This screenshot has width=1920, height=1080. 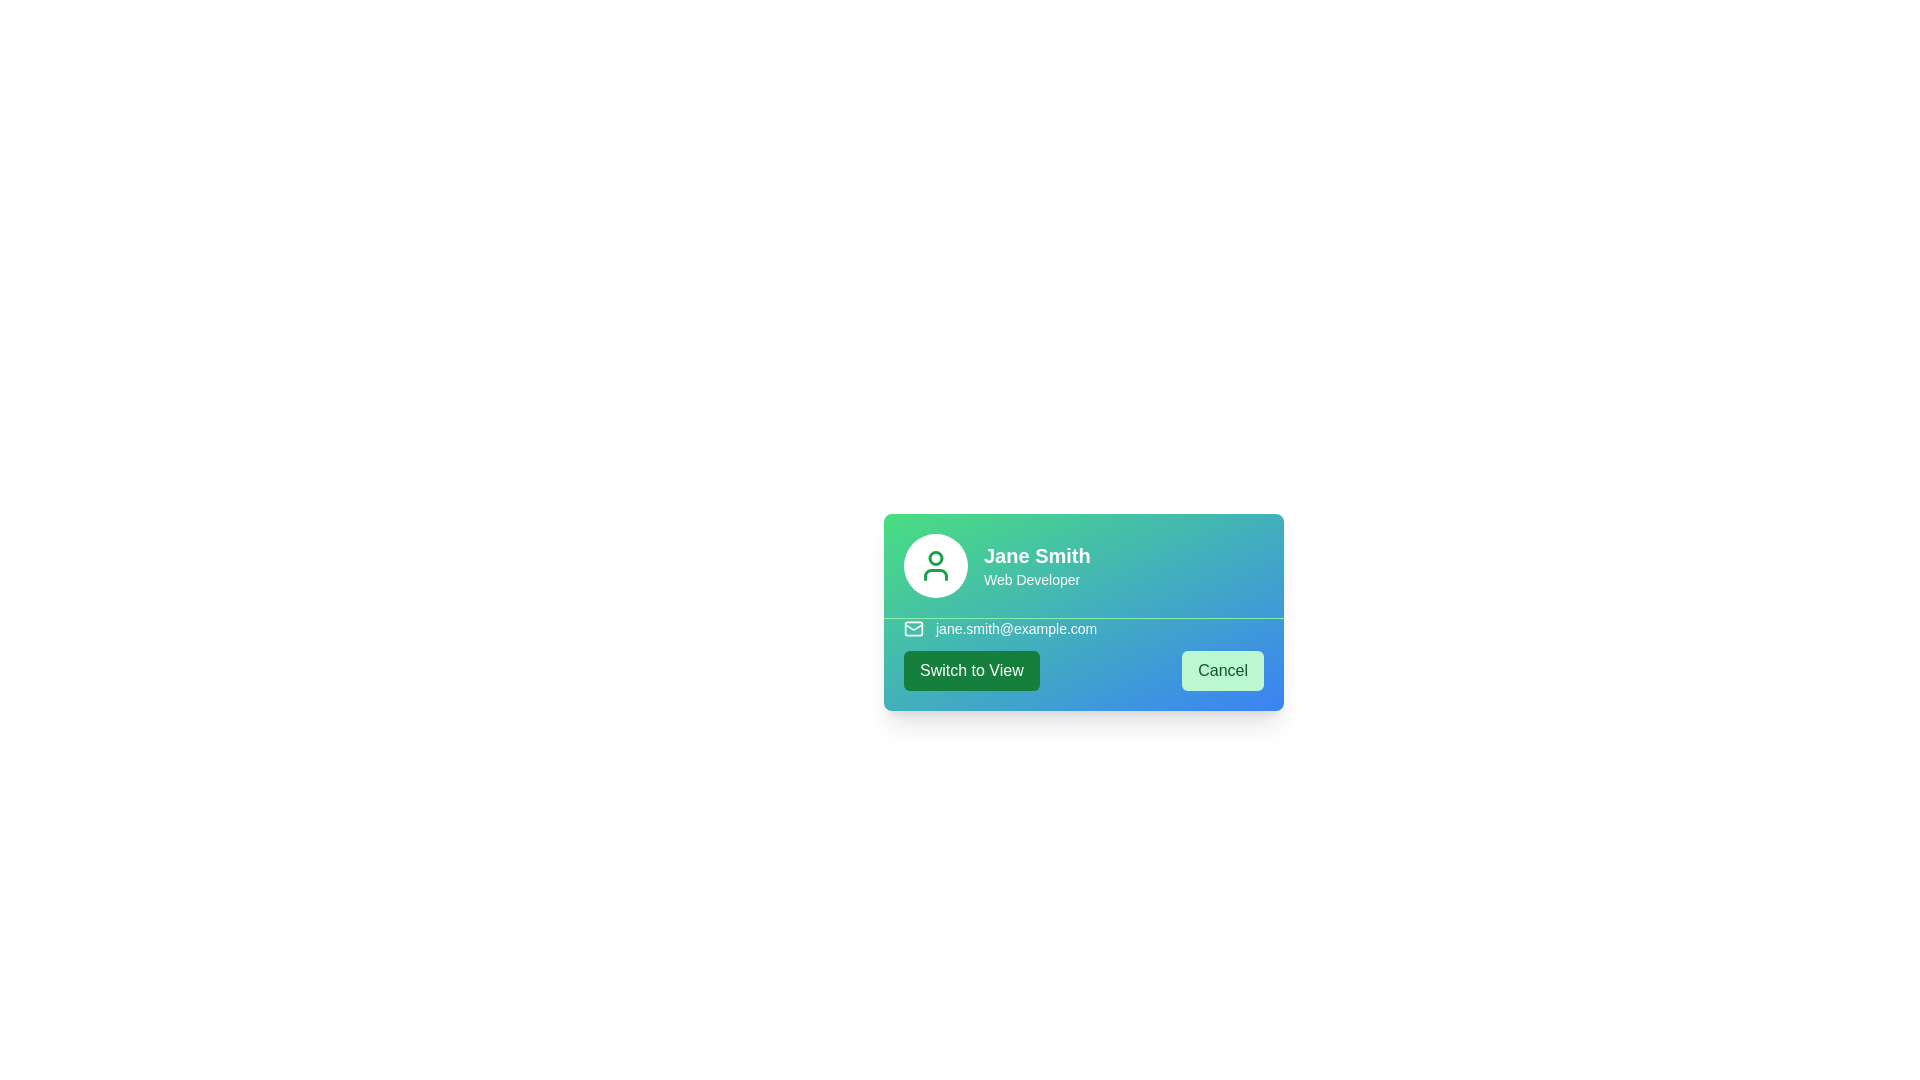 What do you see at coordinates (1222, 671) in the screenshot?
I see `the 'Cancel' button, which is styled with a light green background and rounded corners` at bounding box center [1222, 671].